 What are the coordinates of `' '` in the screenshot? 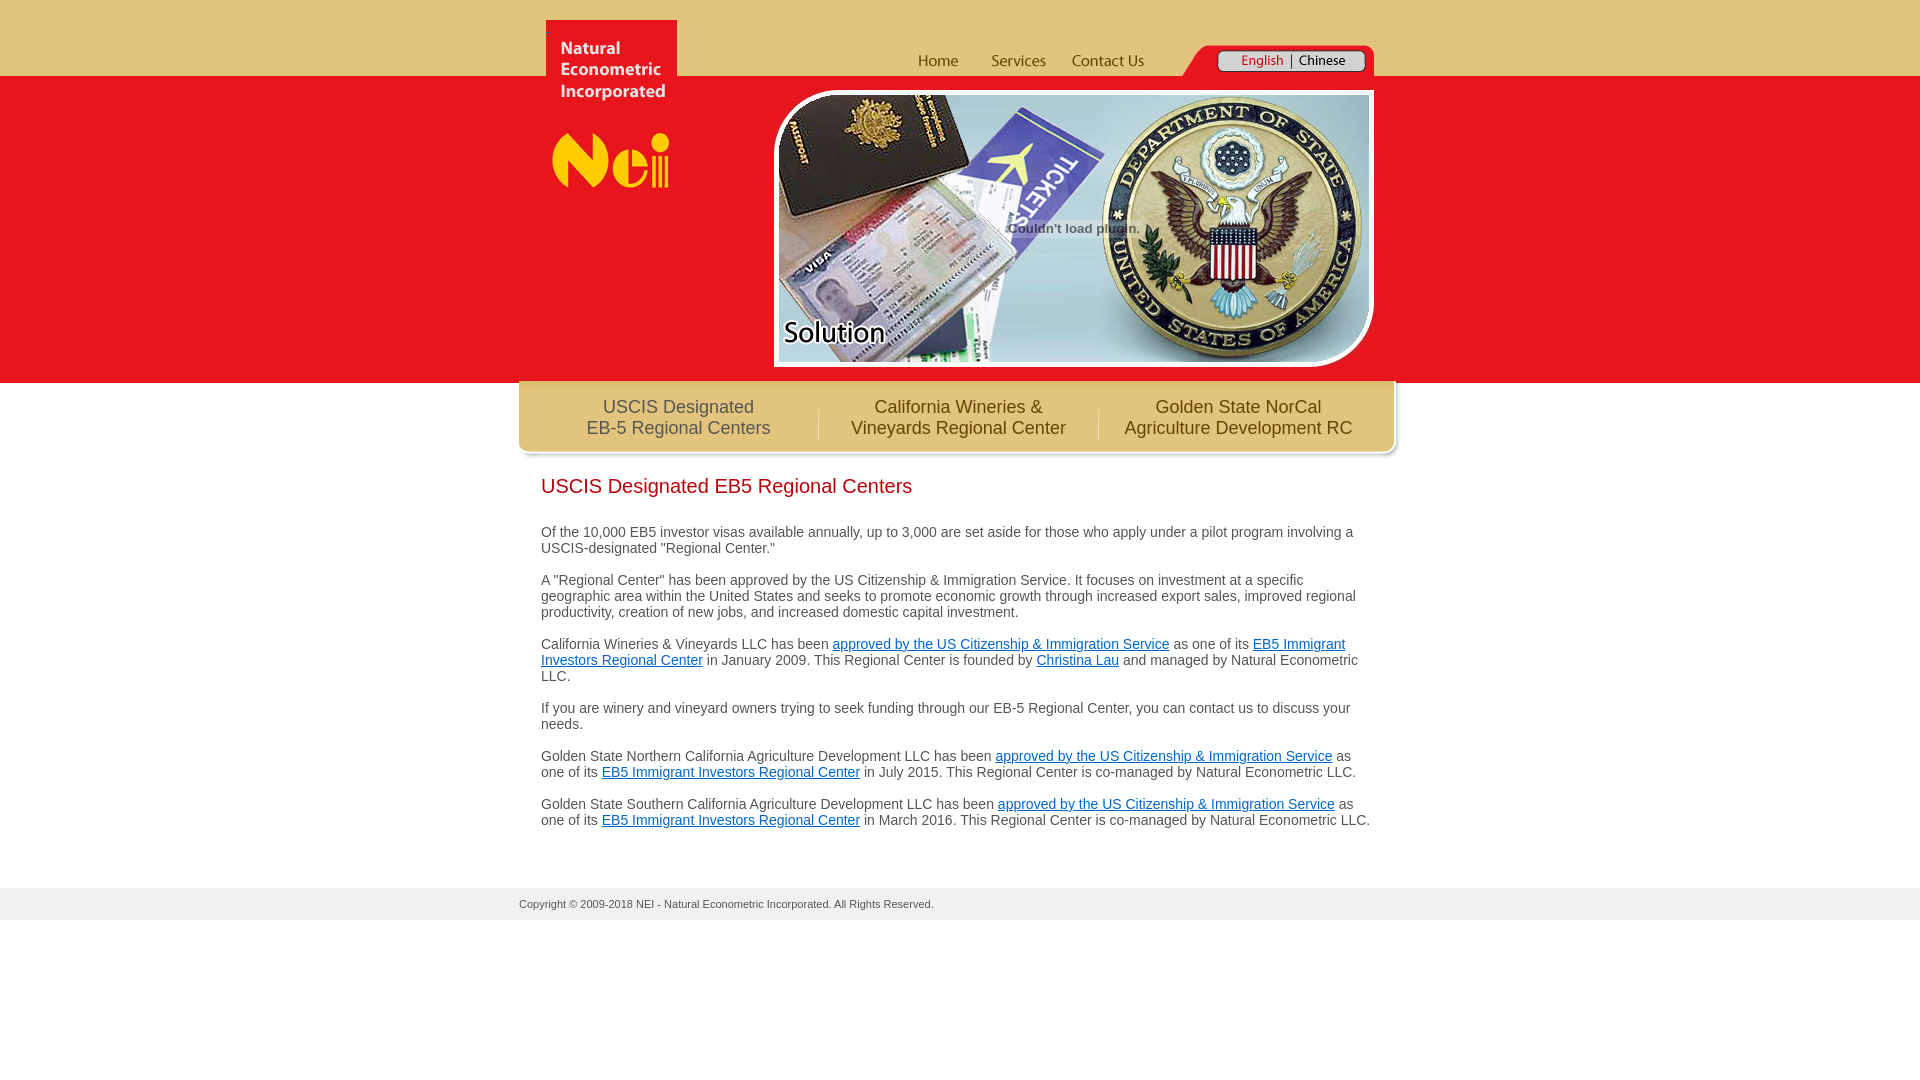 It's located at (610, 104).